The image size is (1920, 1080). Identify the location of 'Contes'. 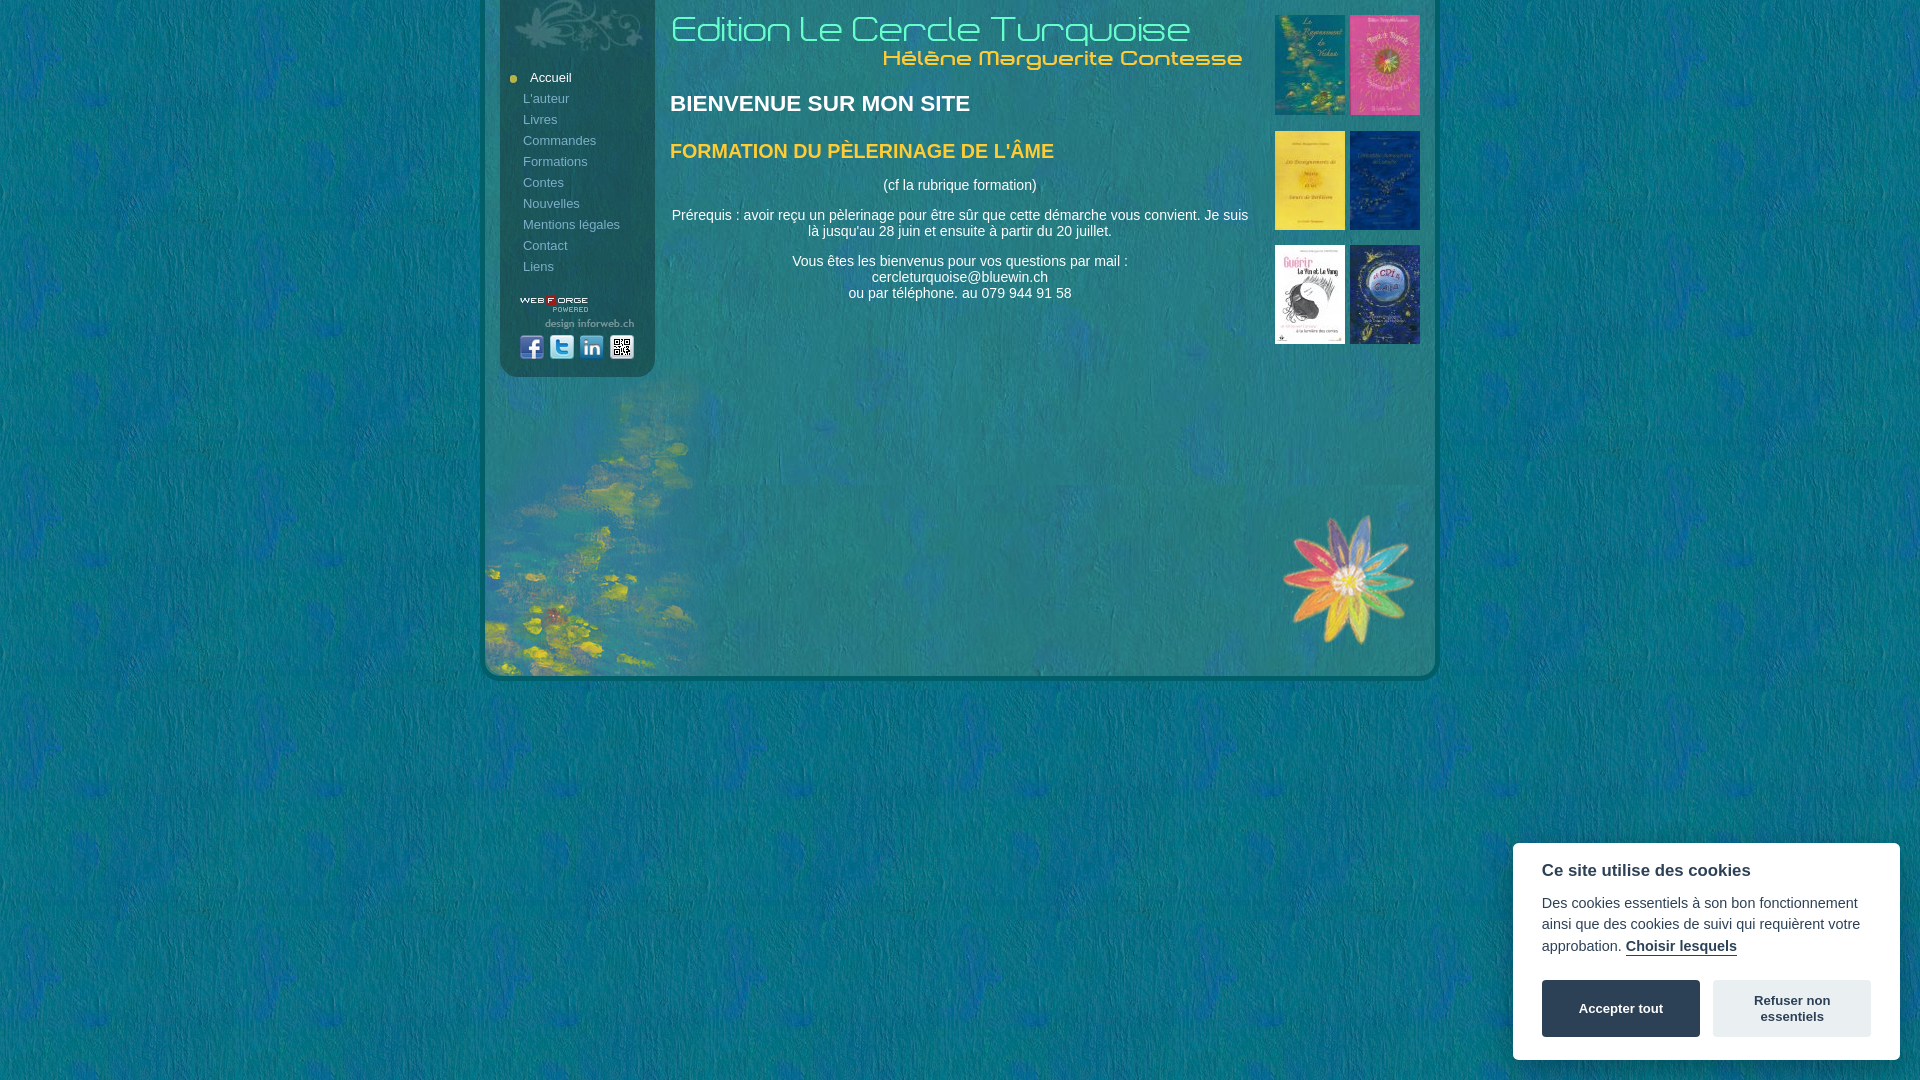
(508, 182).